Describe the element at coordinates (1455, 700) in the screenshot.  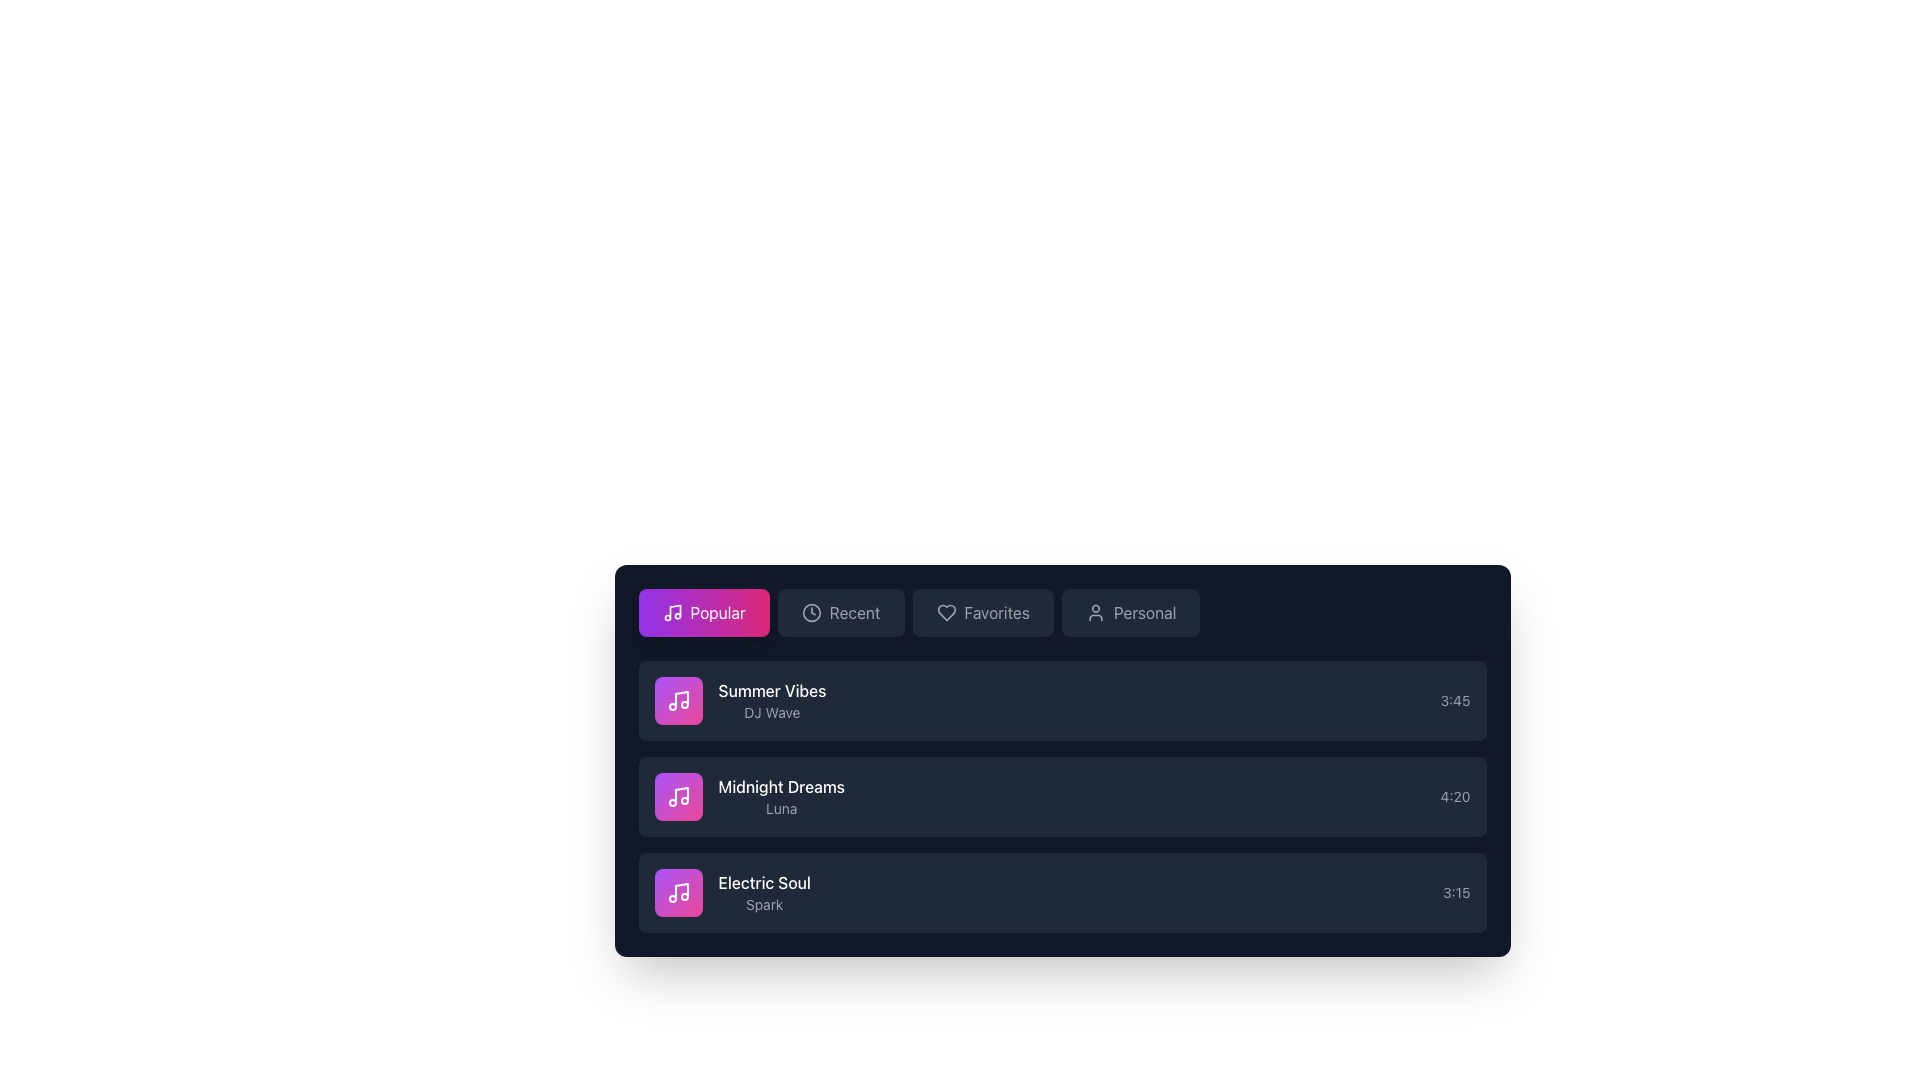
I see `displayed time from the text label indicating the duration of the corresponding music track, located in the first row of a list-like structure, right-aligned next to the track information` at that location.